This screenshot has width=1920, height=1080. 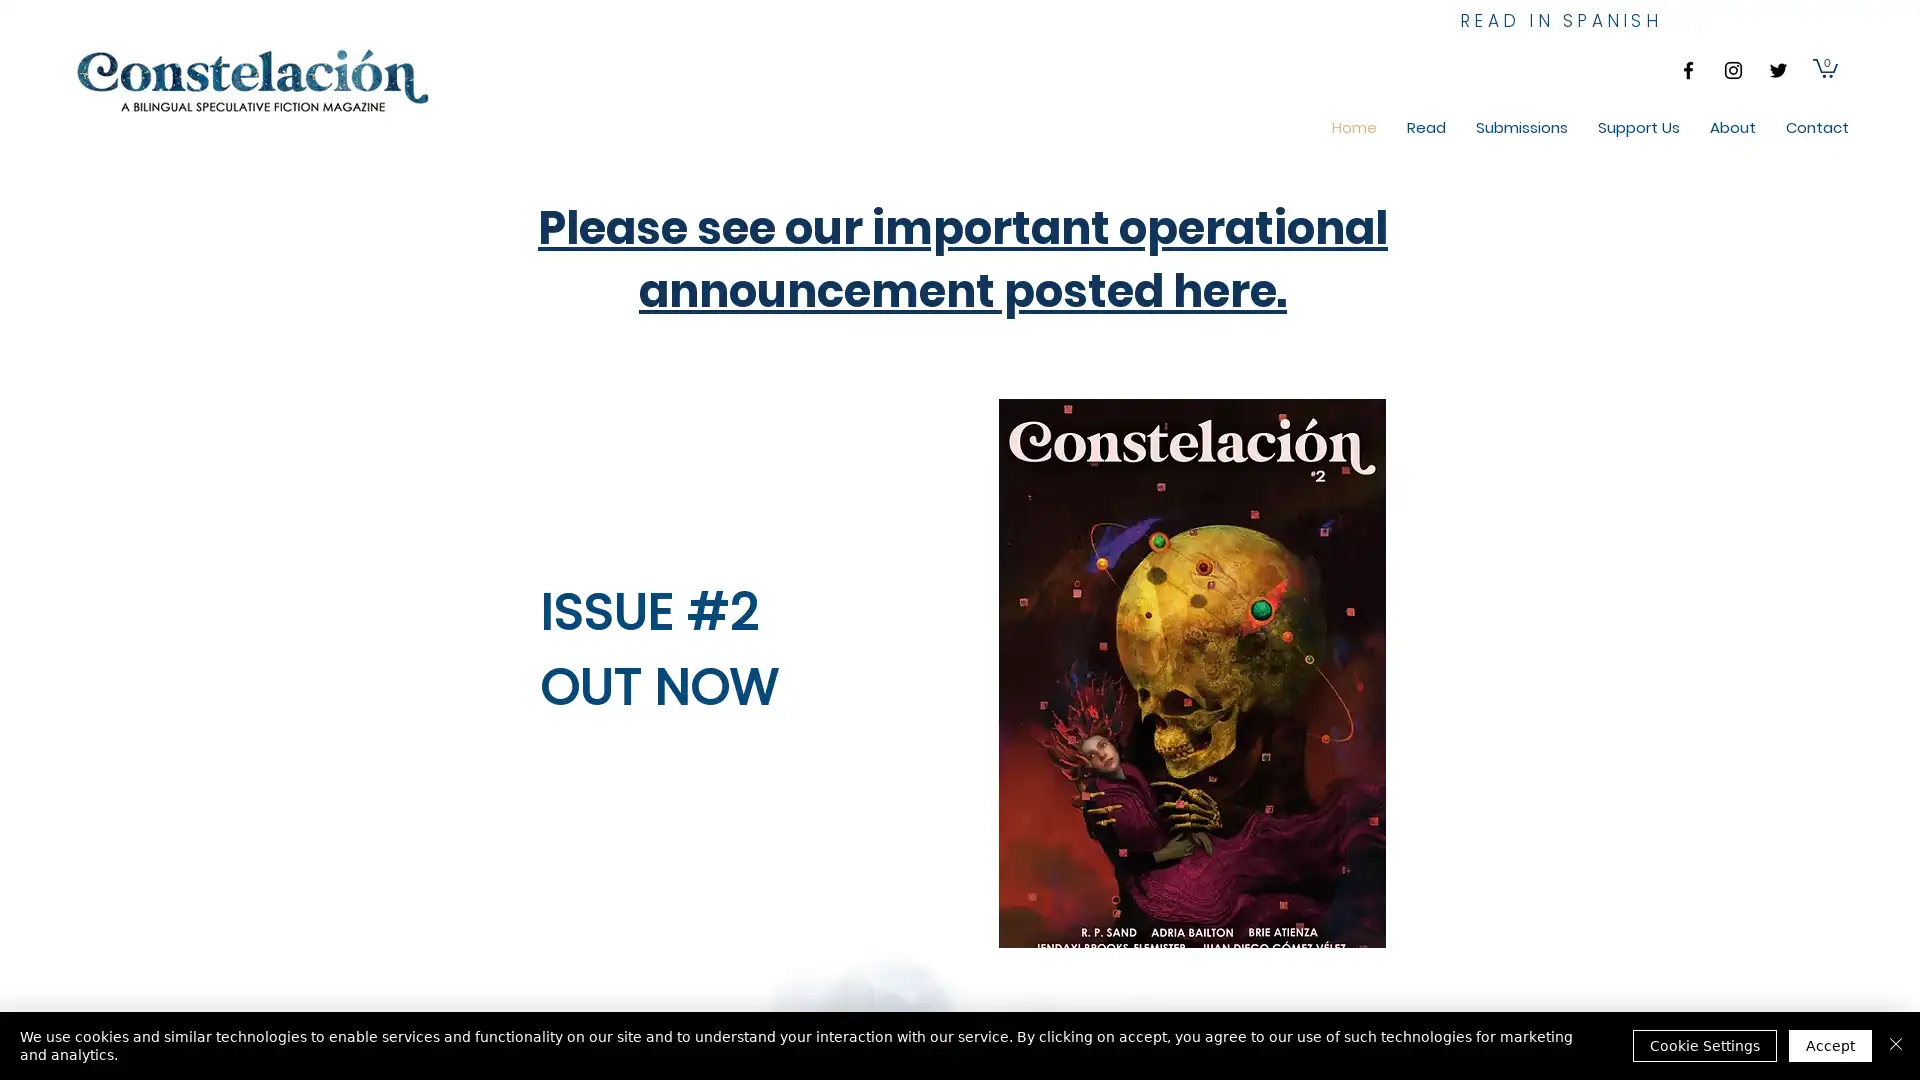 What do you see at coordinates (1825, 65) in the screenshot?
I see `Cart with 0 items` at bounding box center [1825, 65].